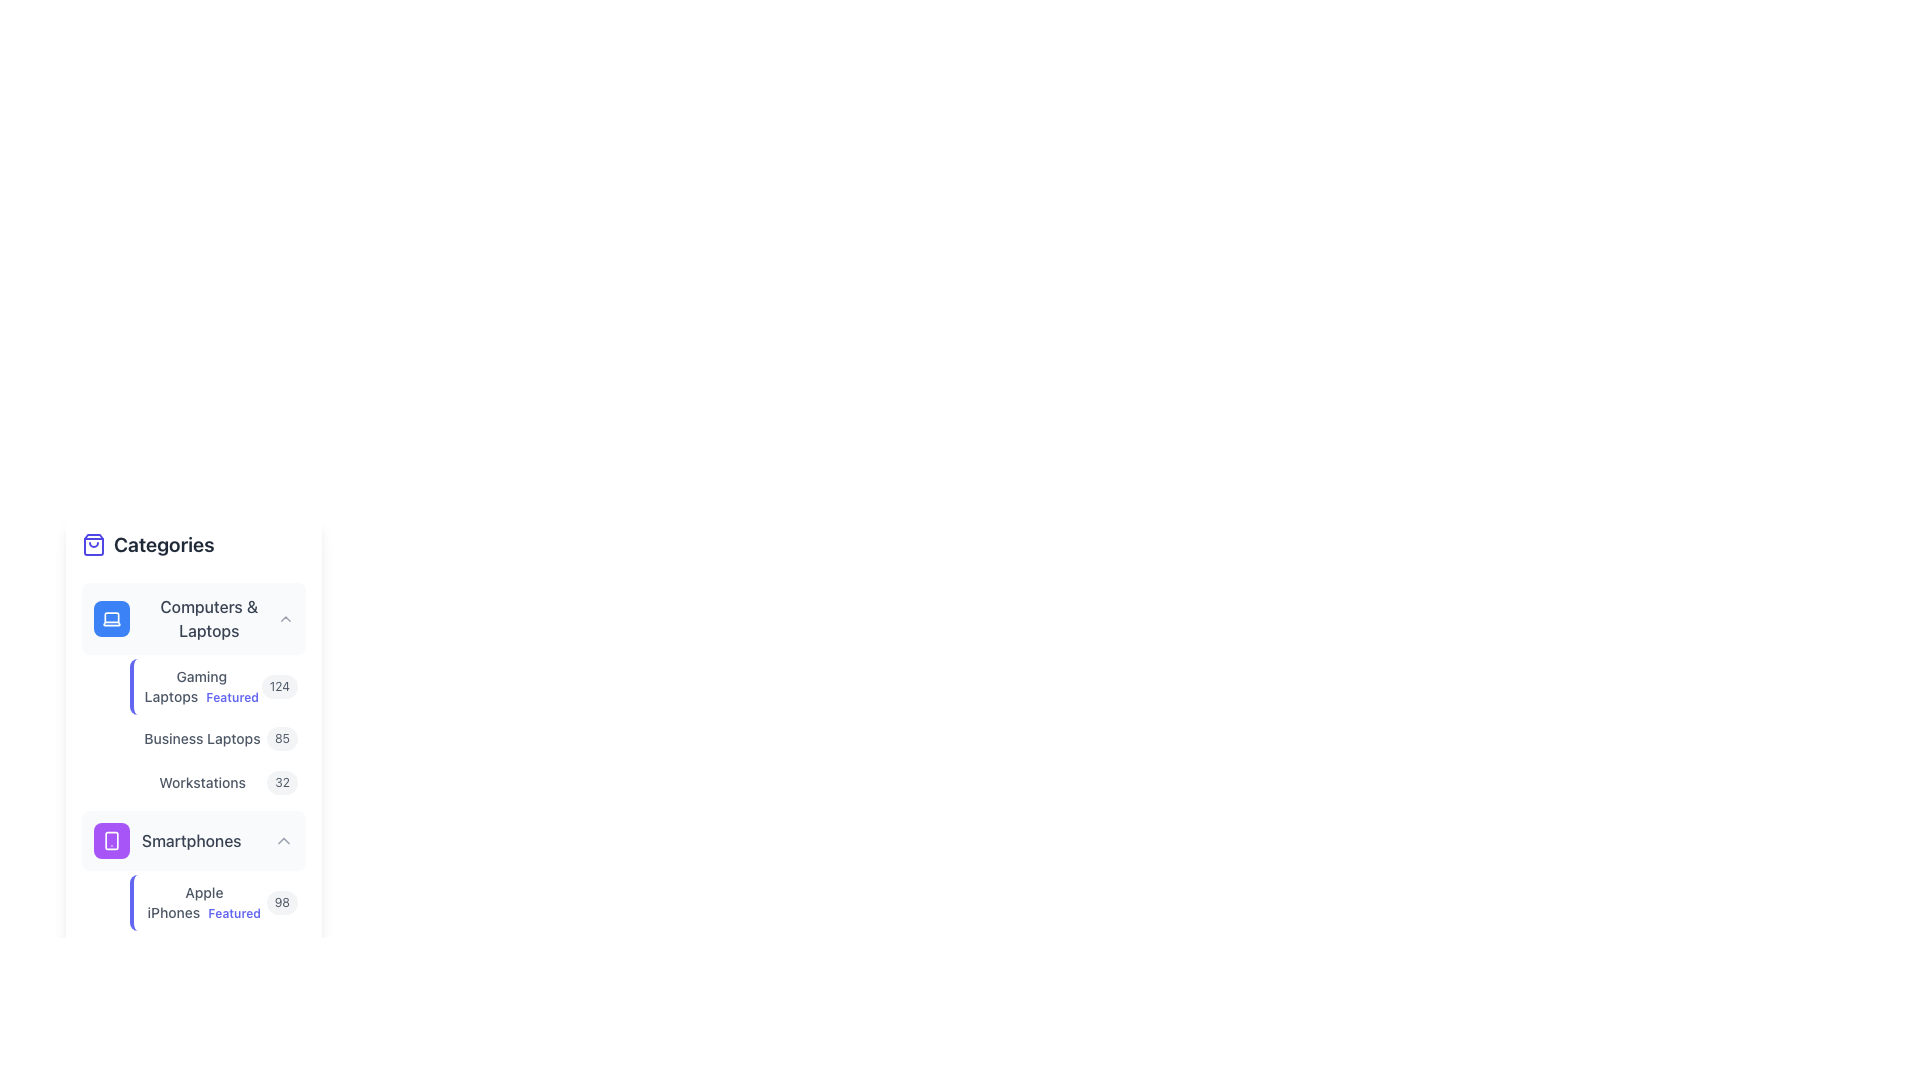  What do you see at coordinates (281, 782) in the screenshot?
I see `the badge component displaying the numeric indicator for the 'Workstations' category, which is located to the right of the 'Workstations' label` at bounding box center [281, 782].